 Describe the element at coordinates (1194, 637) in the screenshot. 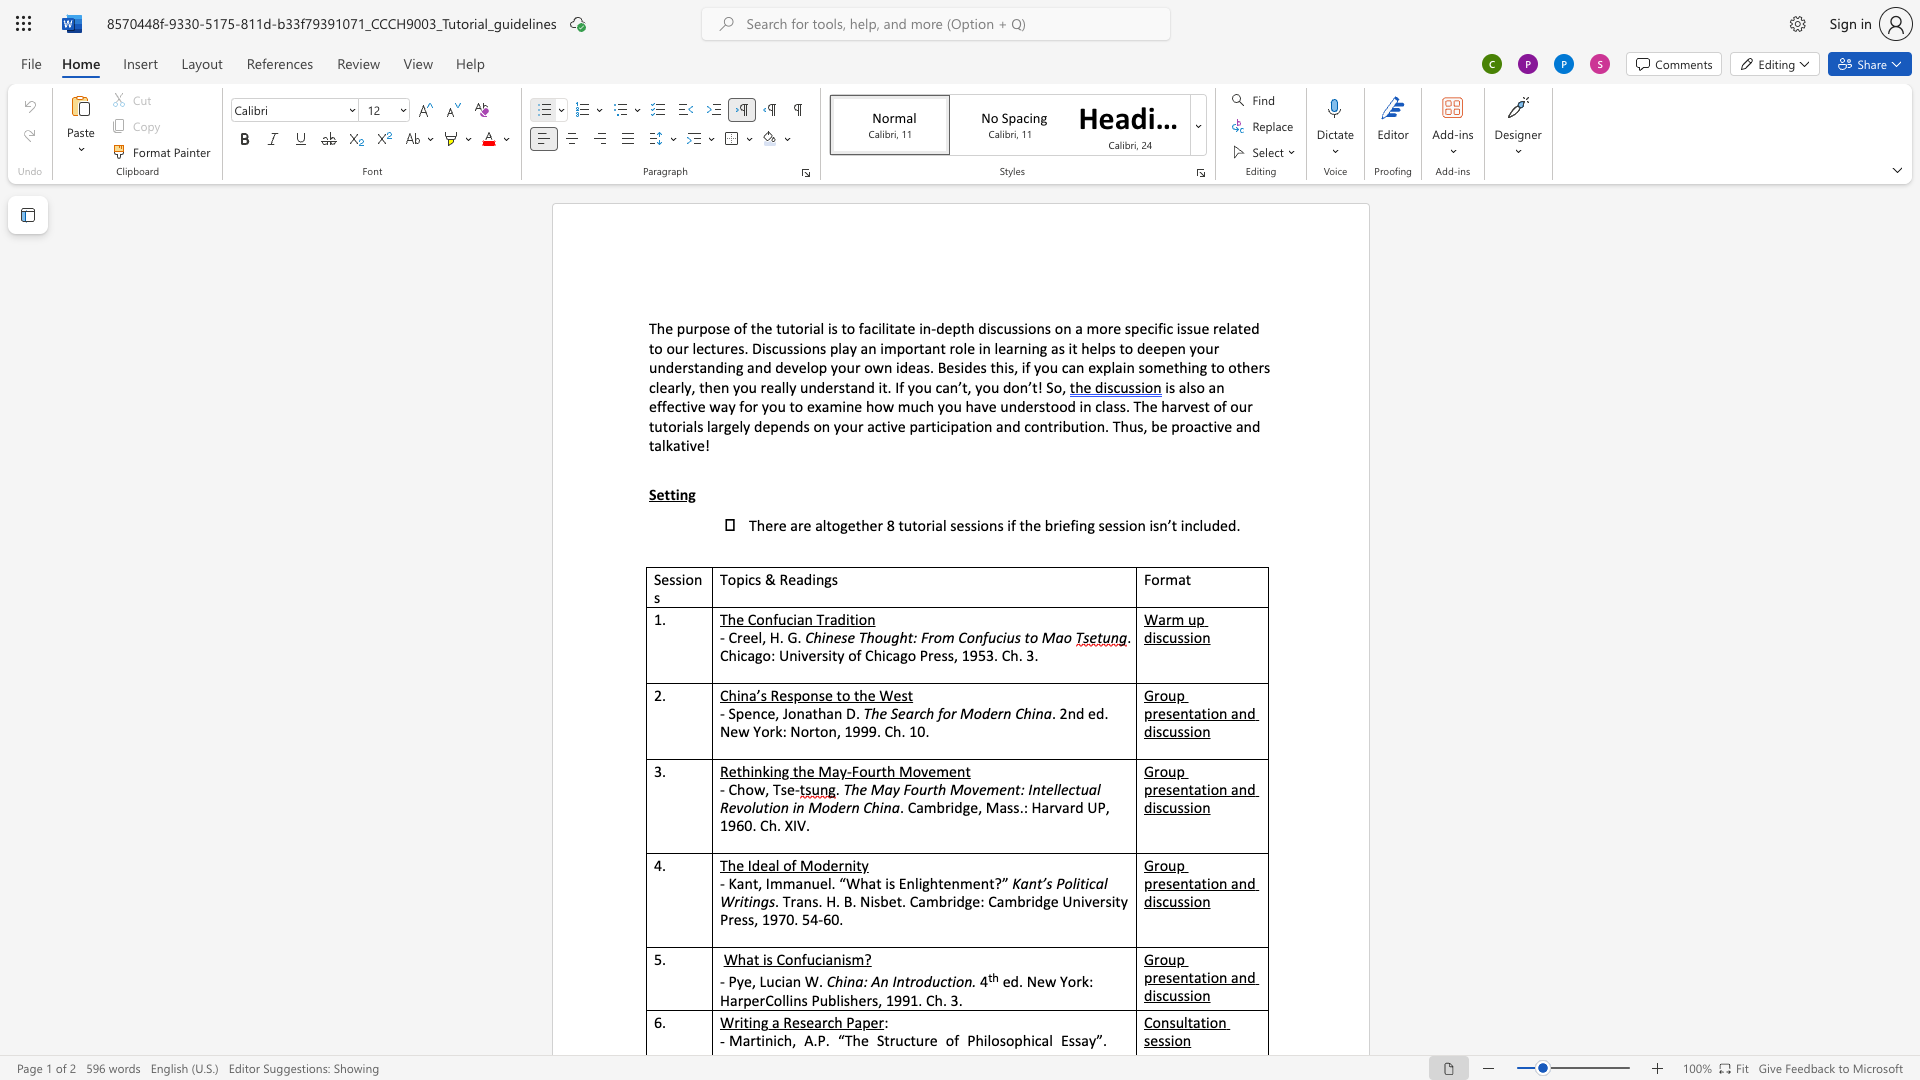

I see `the space between the continuous character "i" and "o" in the text` at that location.